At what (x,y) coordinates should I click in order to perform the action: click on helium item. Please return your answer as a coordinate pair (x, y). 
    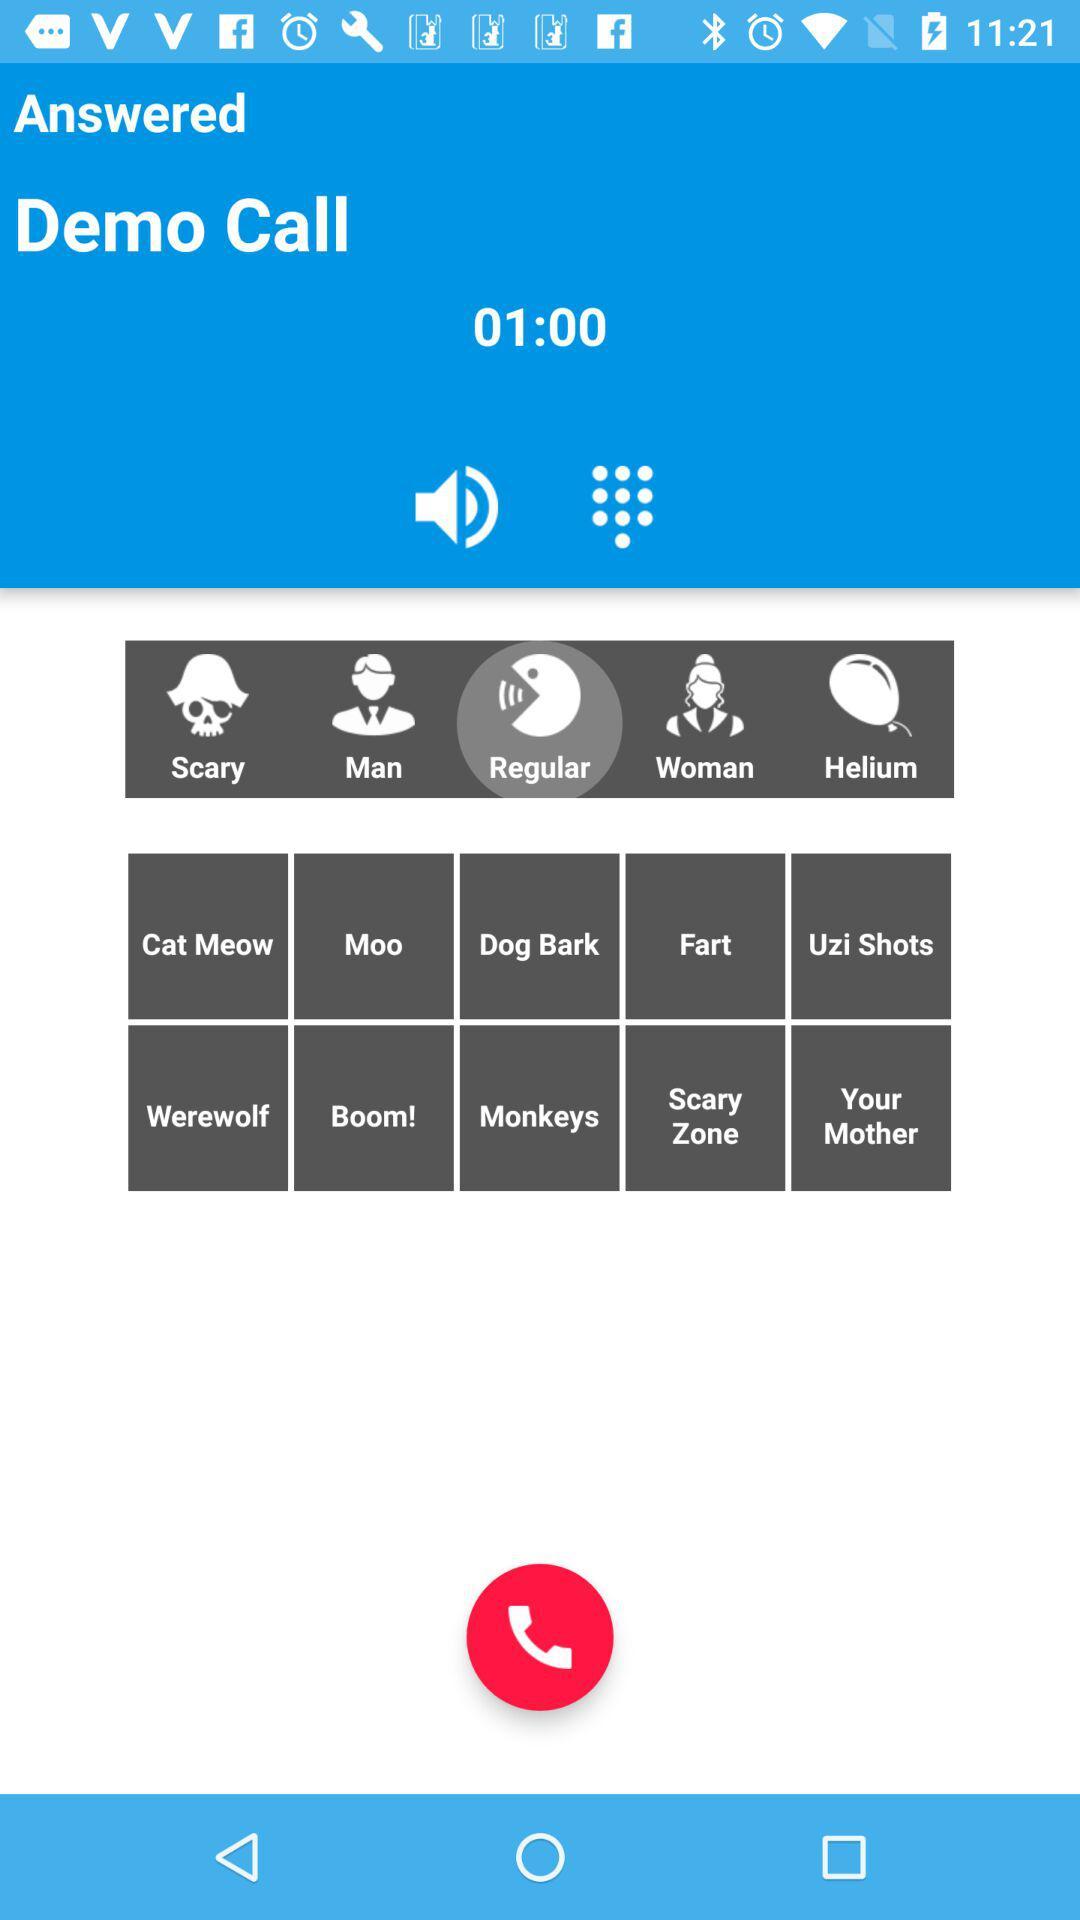
    Looking at the image, I should click on (870, 719).